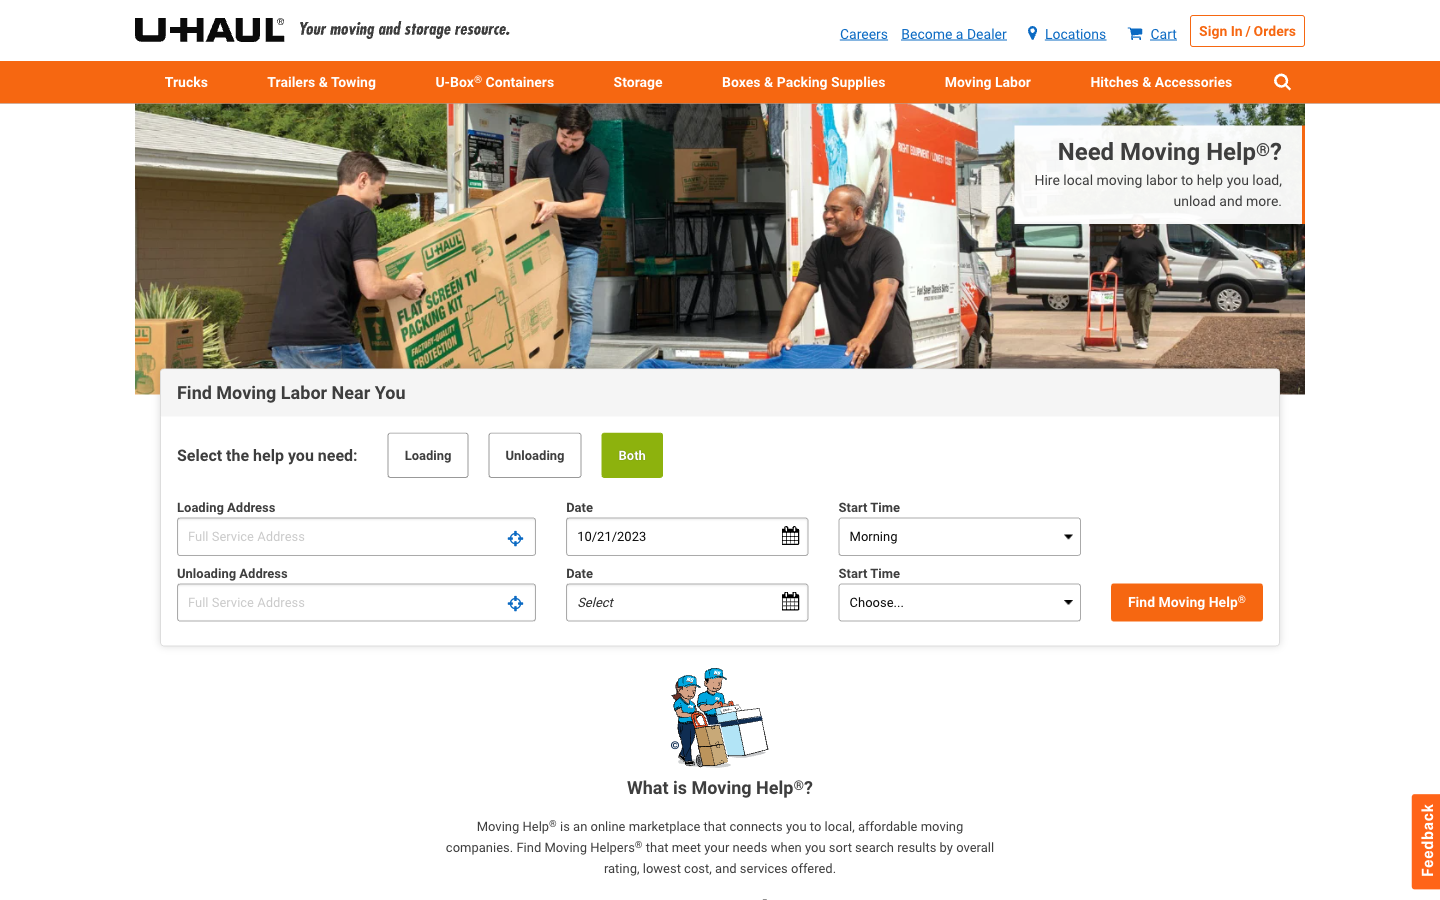 The image size is (1440, 900). I want to click on Looking to employ local hands for shifting, so click(1125, 183).